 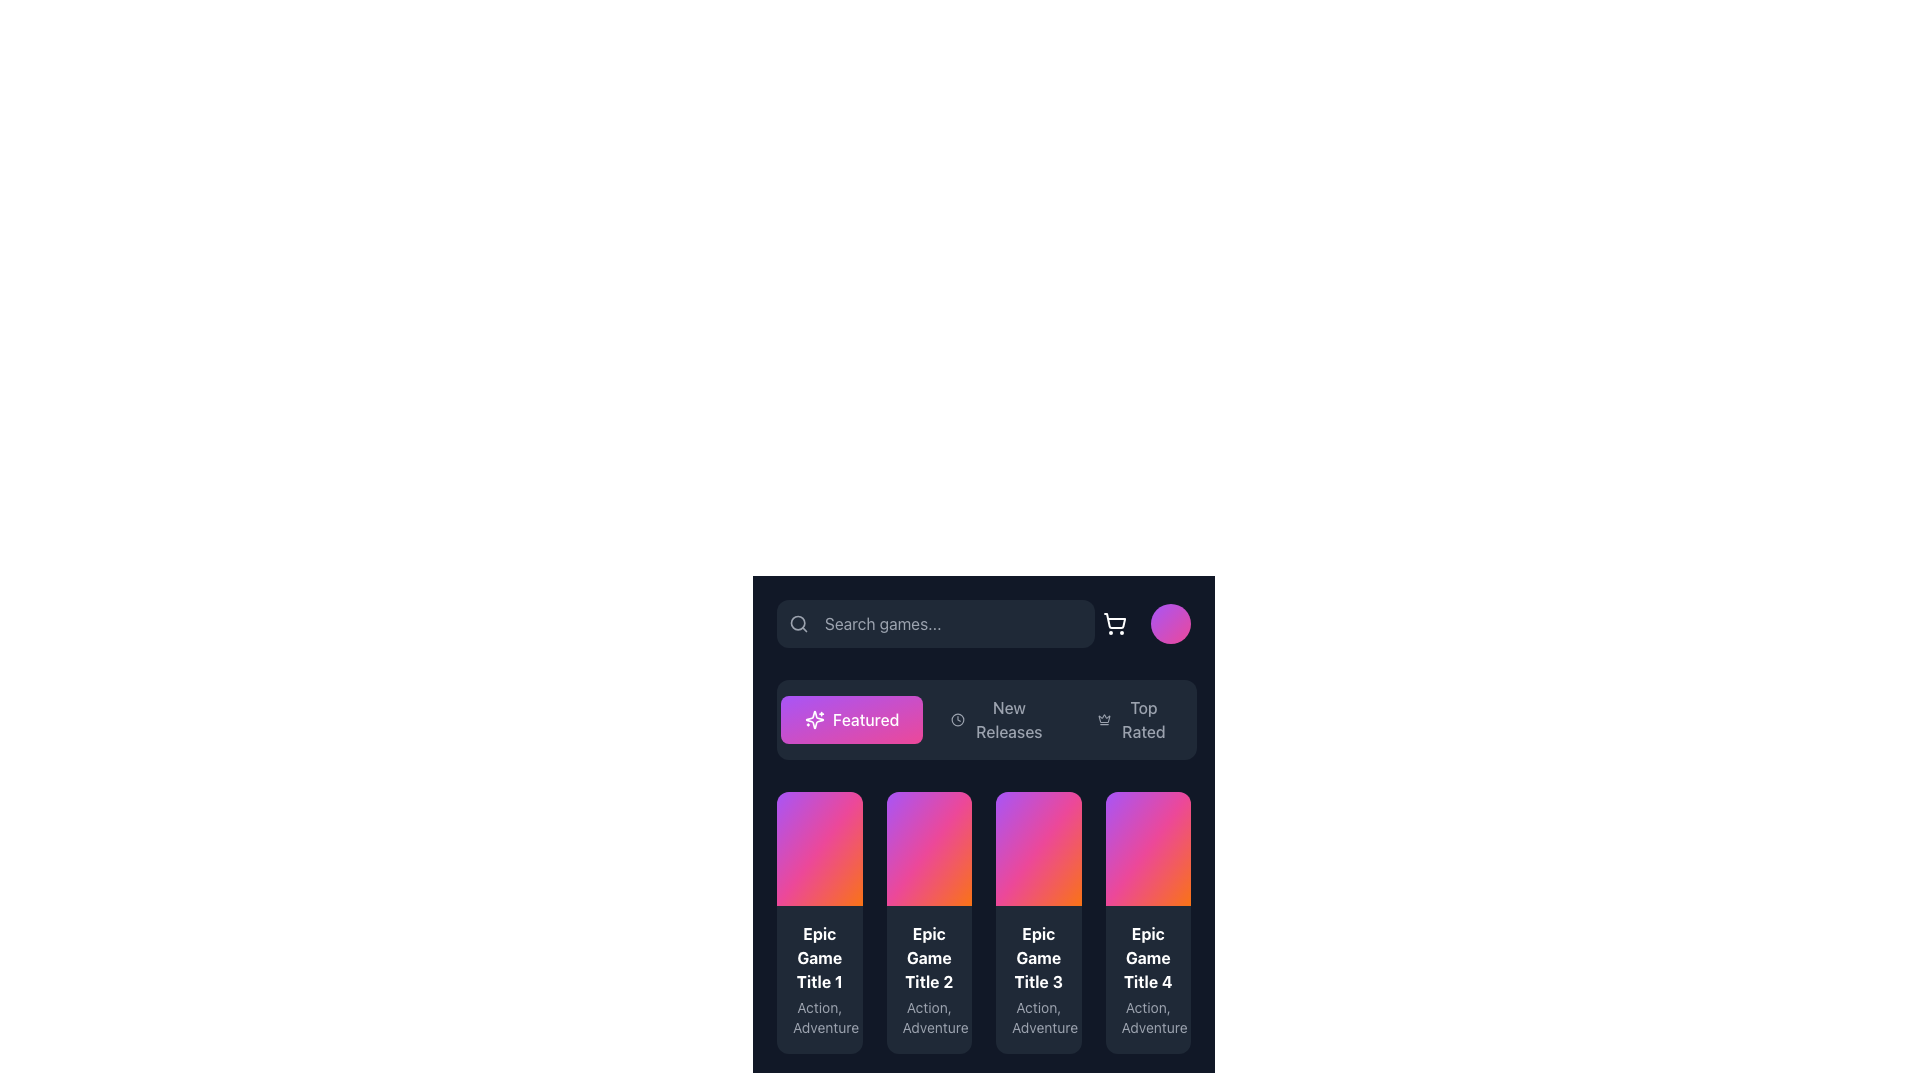 I want to click on the shopping cart icon button located in the top-right section of the interface, so click(x=1113, y=623).